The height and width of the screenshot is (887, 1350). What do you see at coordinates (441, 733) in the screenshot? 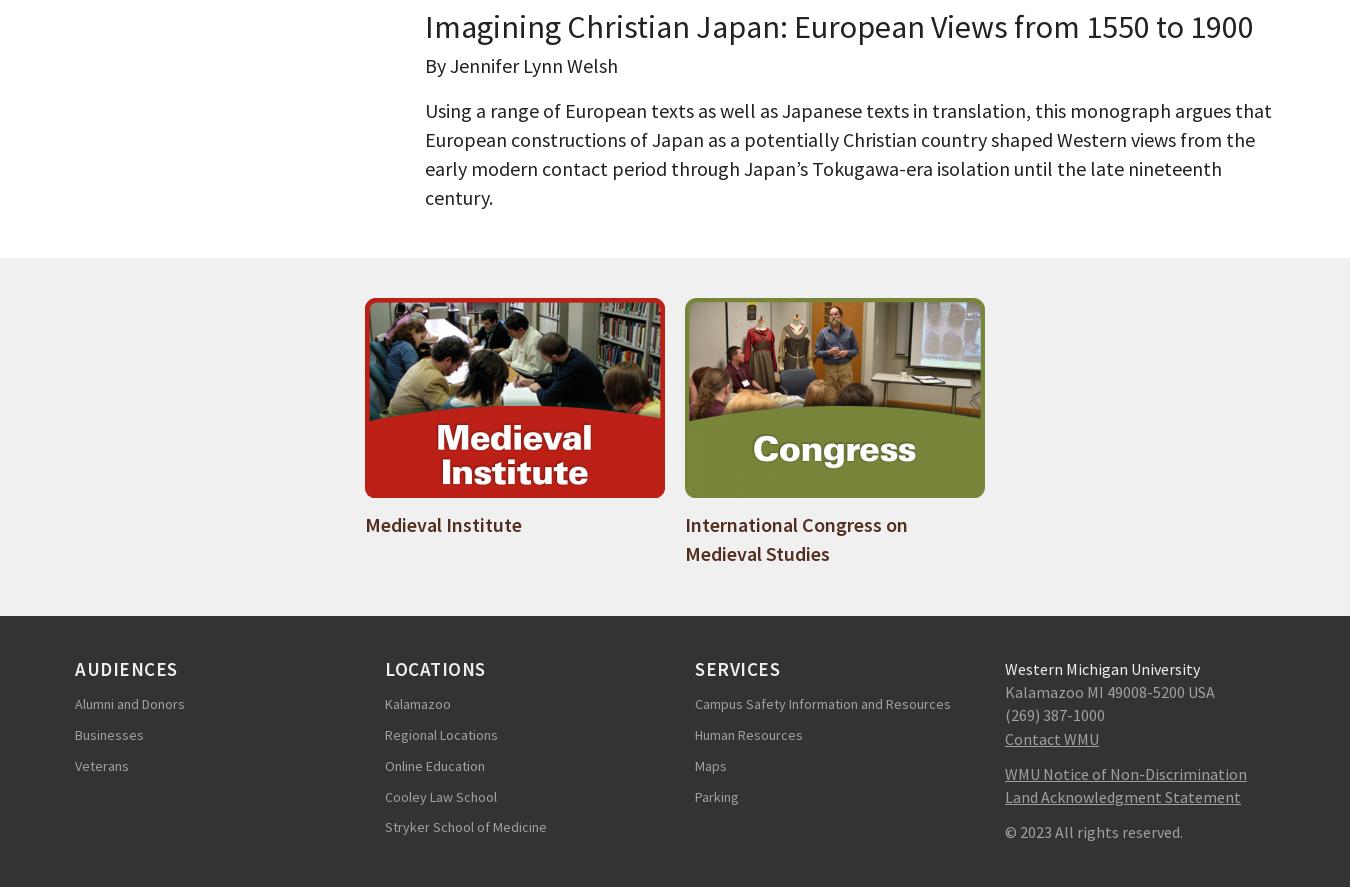
I see `'Regional Locations'` at bounding box center [441, 733].